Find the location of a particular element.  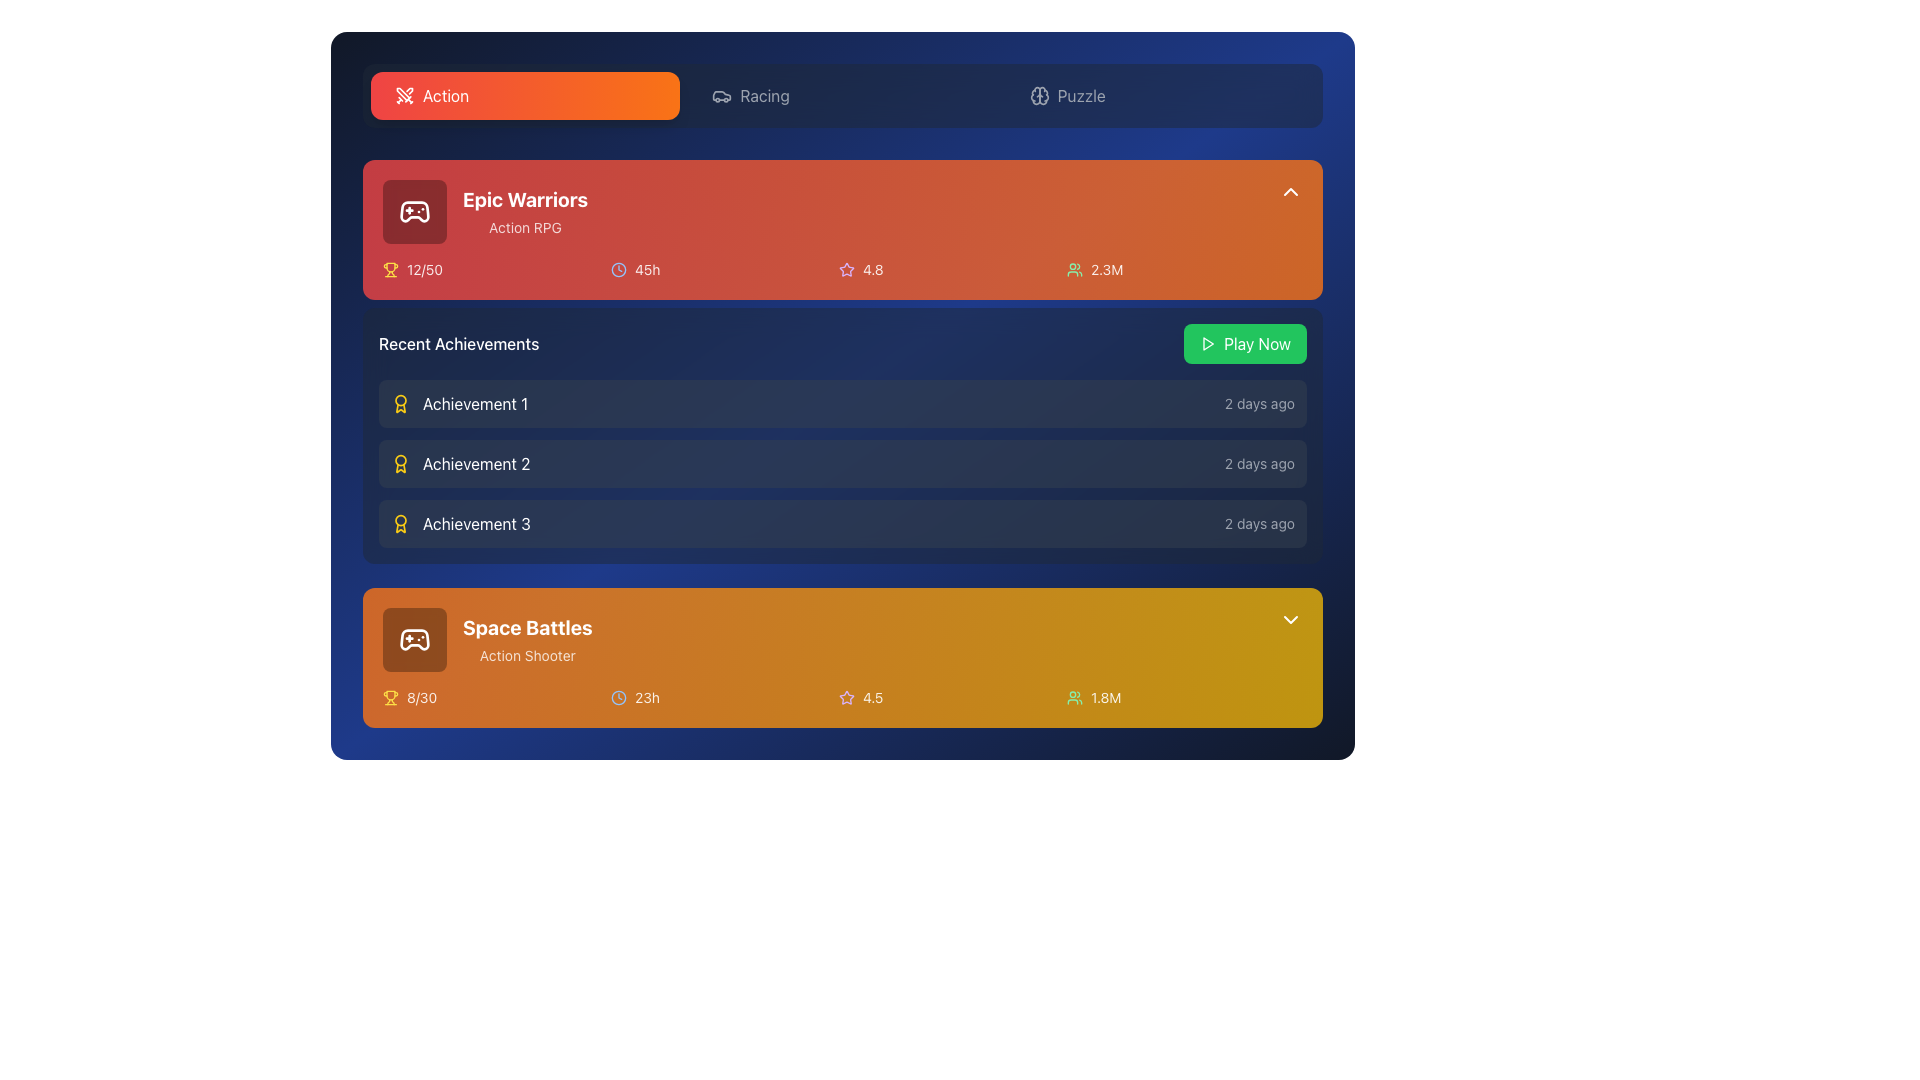

text content of the label displaying 'Achievement 2', which is part of the 'Recent Achievements' section and is located in the second row, next to a yellow icon is located at coordinates (475, 463).